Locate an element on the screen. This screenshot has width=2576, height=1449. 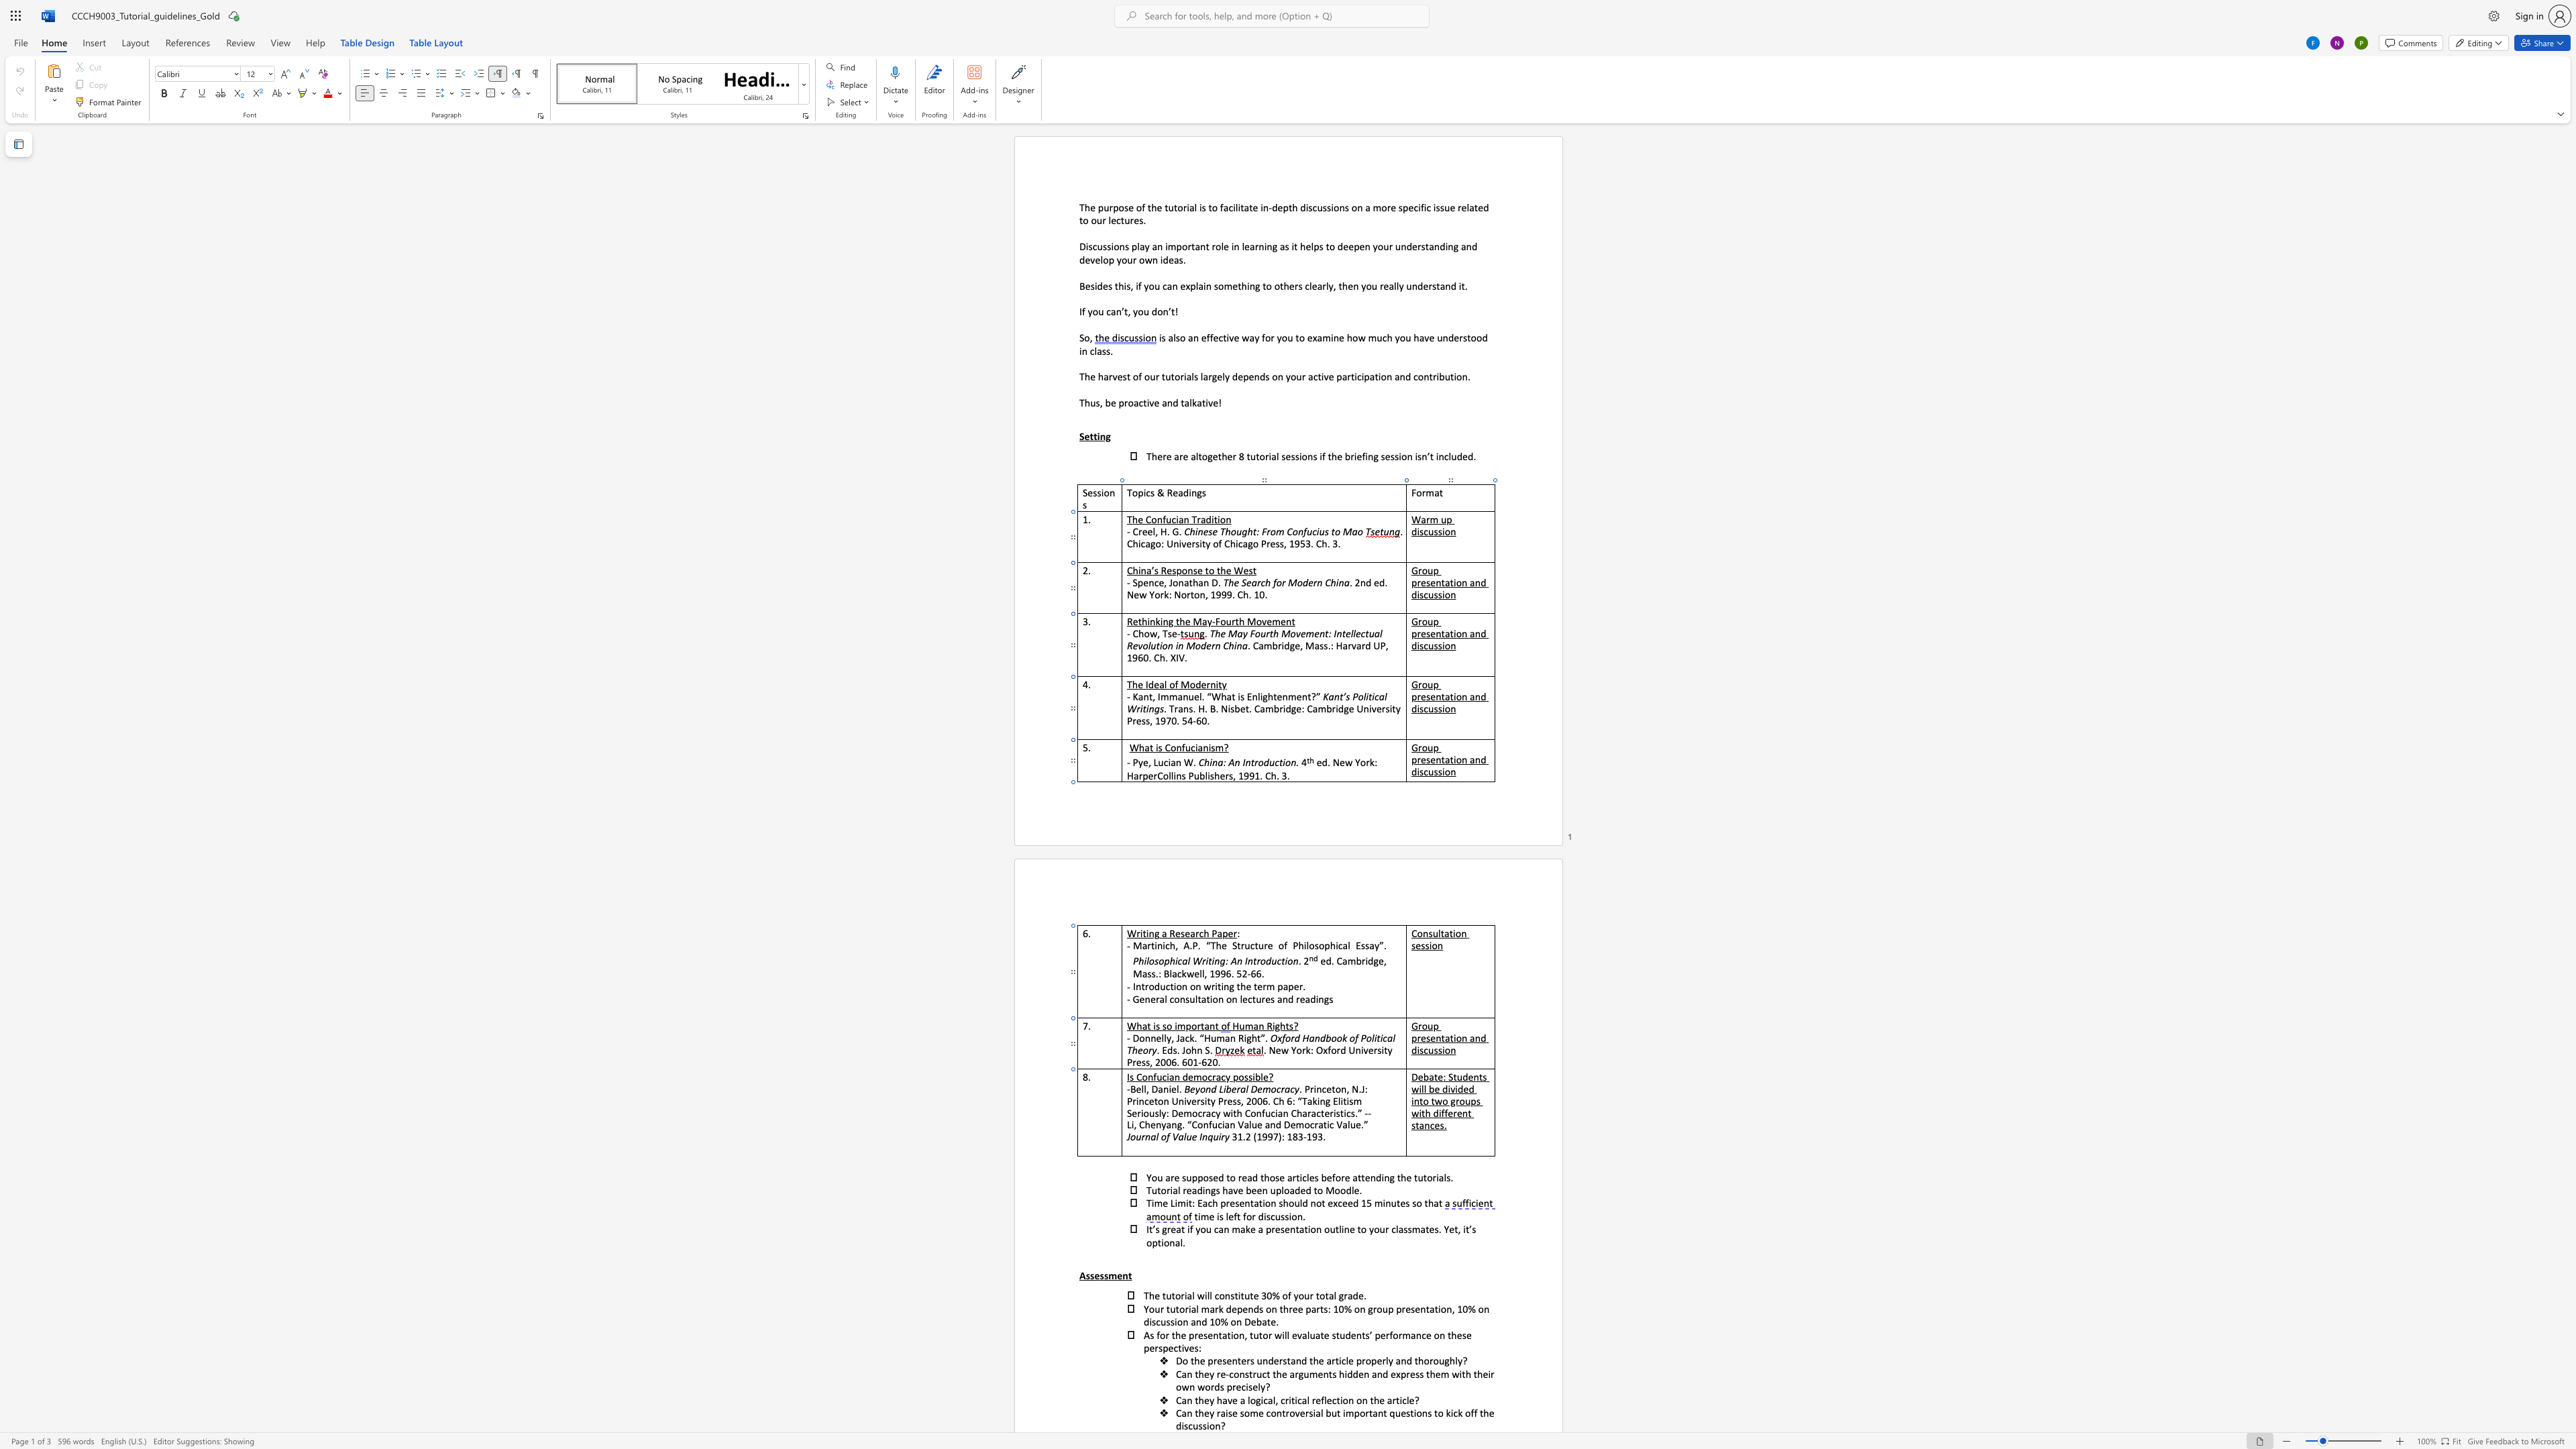
the 1th character "P" in the text is located at coordinates (1129, 1061).